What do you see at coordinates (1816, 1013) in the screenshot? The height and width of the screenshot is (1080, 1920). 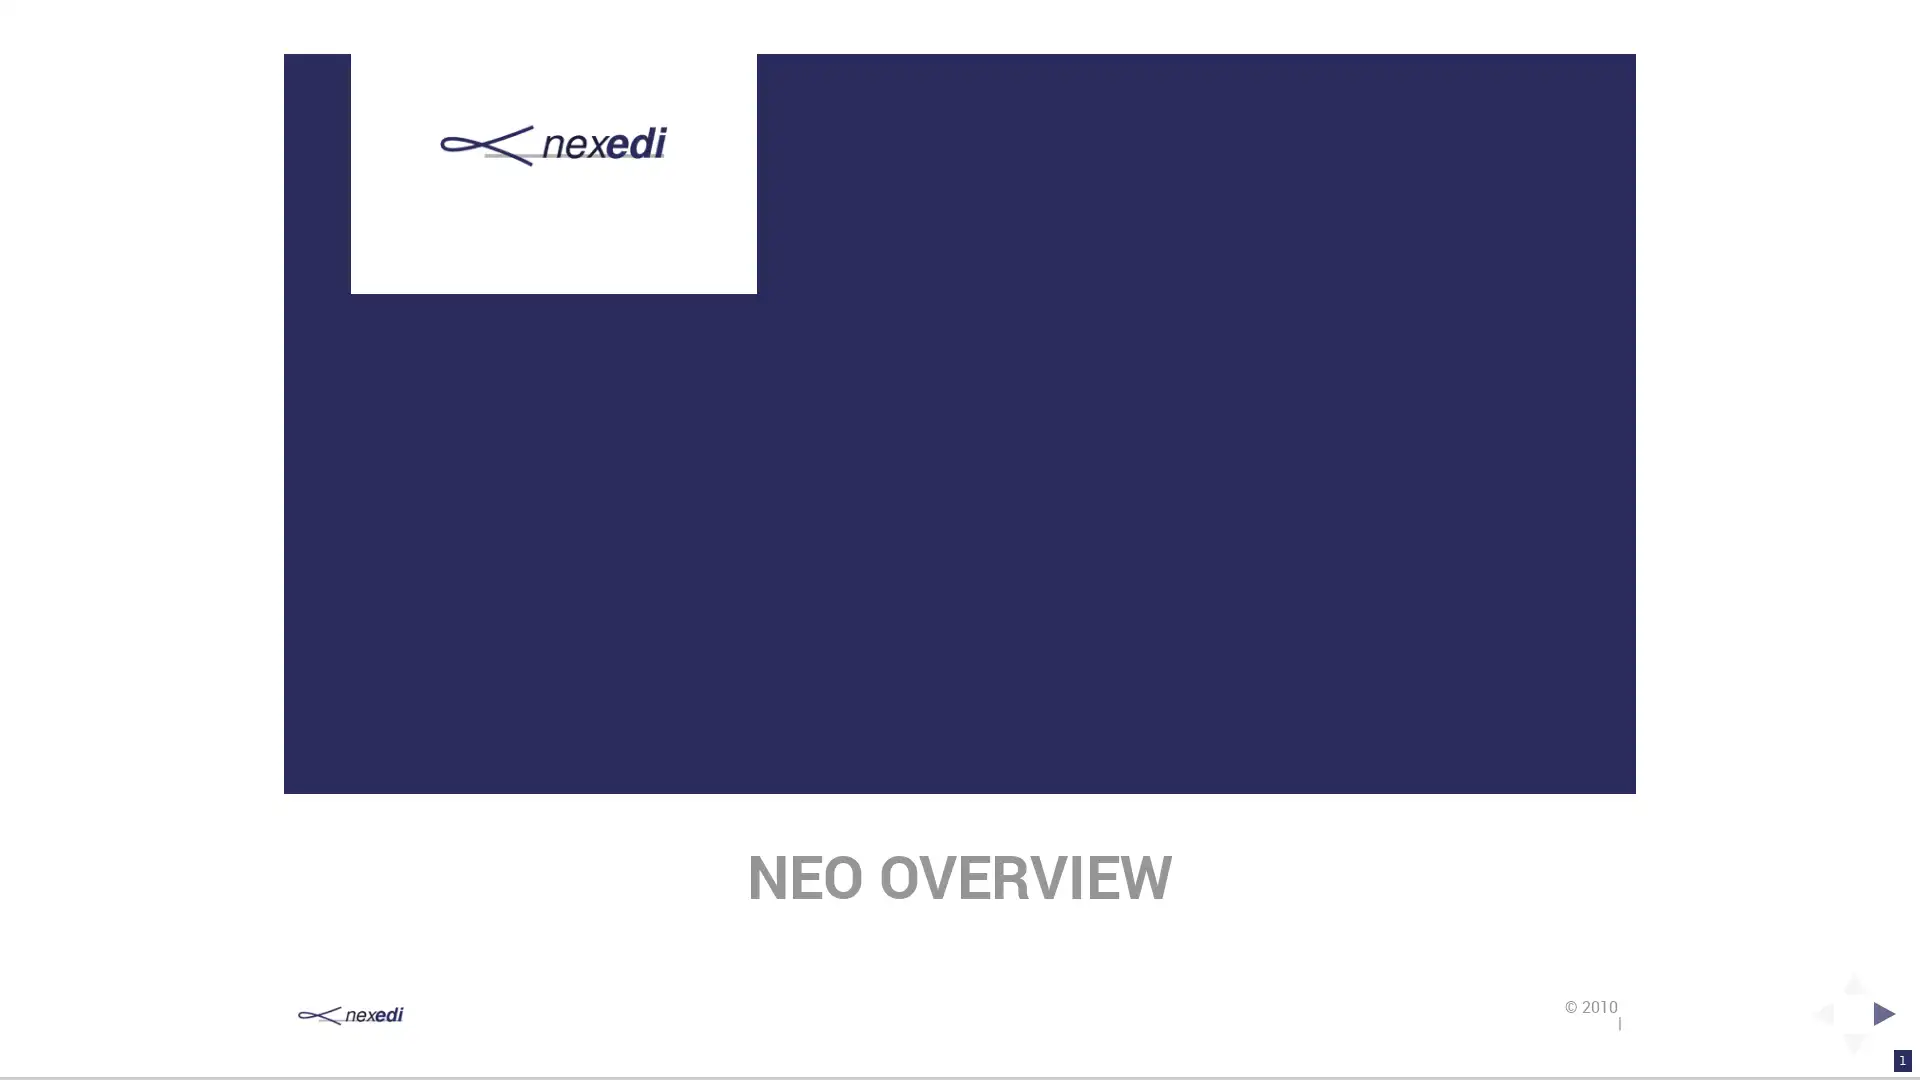 I see `previous slide` at bounding box center [1816, 1013].